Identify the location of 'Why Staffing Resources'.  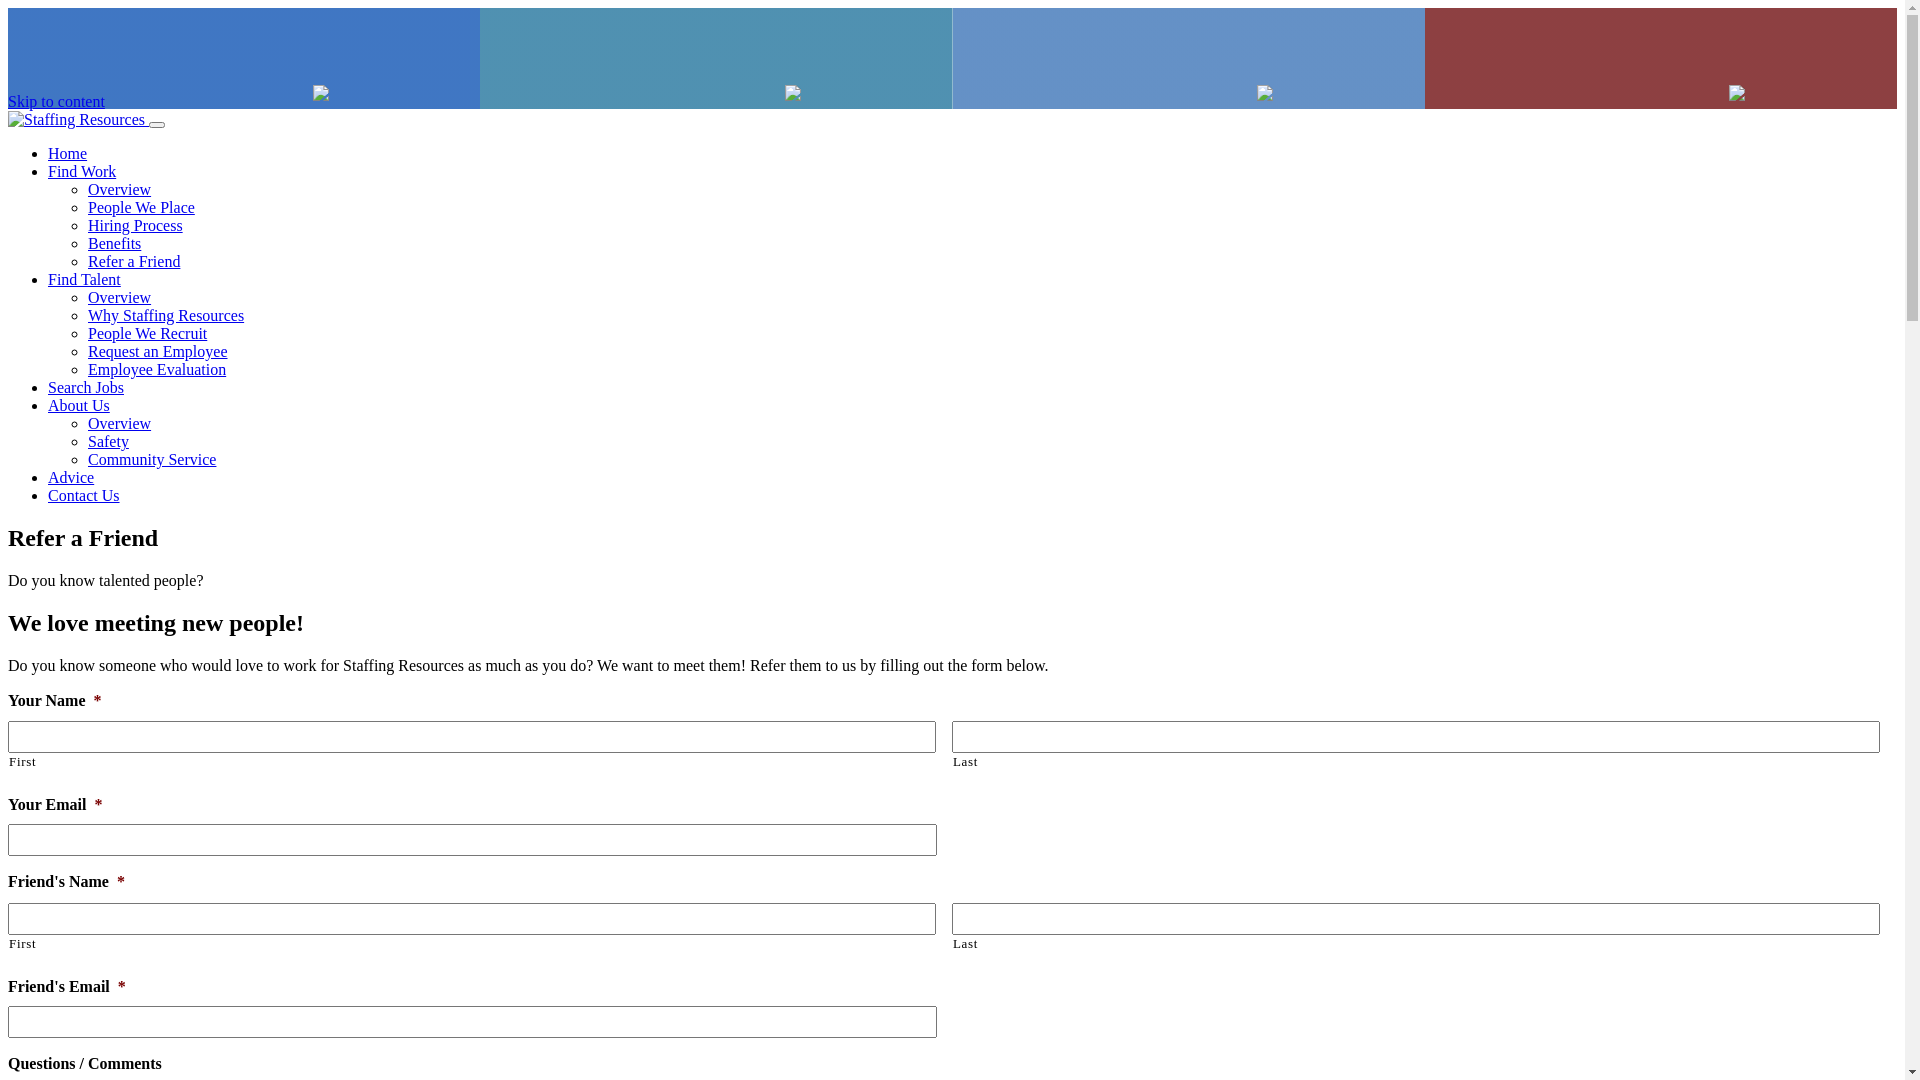
(166, 315).